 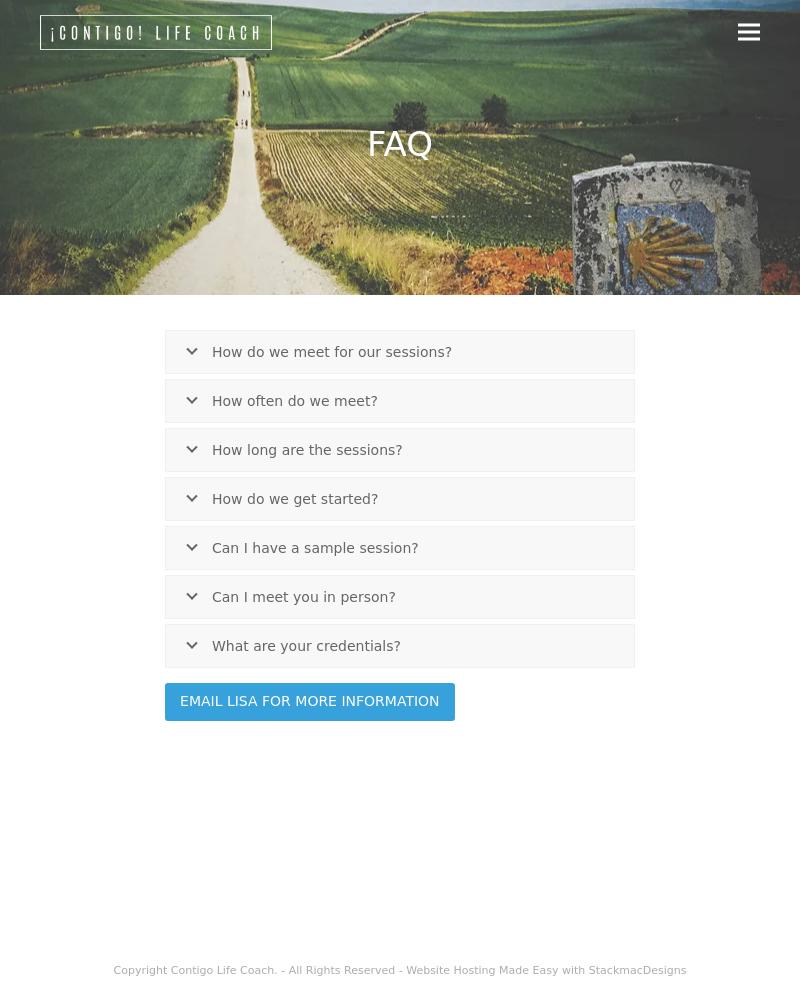 I want to click on 'FAQ', so click(x=398, y=144).